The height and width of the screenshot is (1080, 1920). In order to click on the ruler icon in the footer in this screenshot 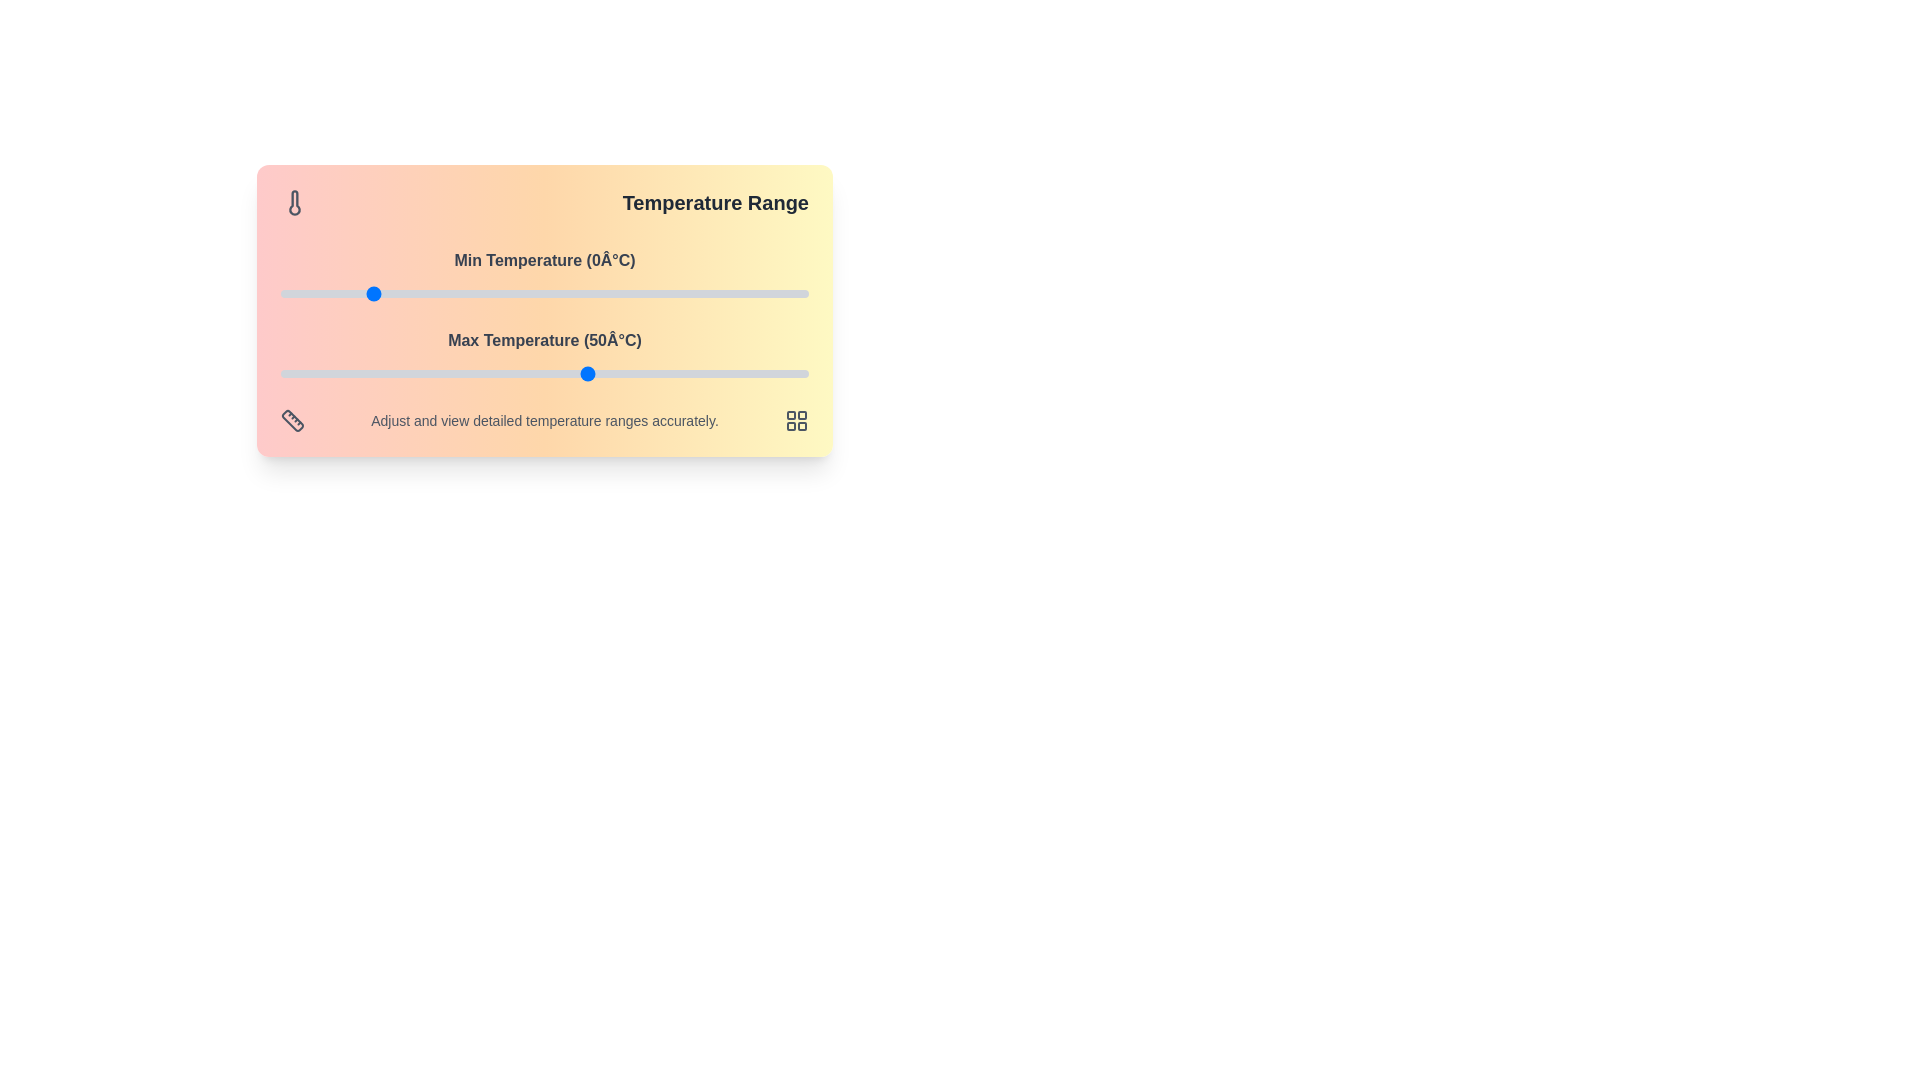, I will do `click(291, 419)`.